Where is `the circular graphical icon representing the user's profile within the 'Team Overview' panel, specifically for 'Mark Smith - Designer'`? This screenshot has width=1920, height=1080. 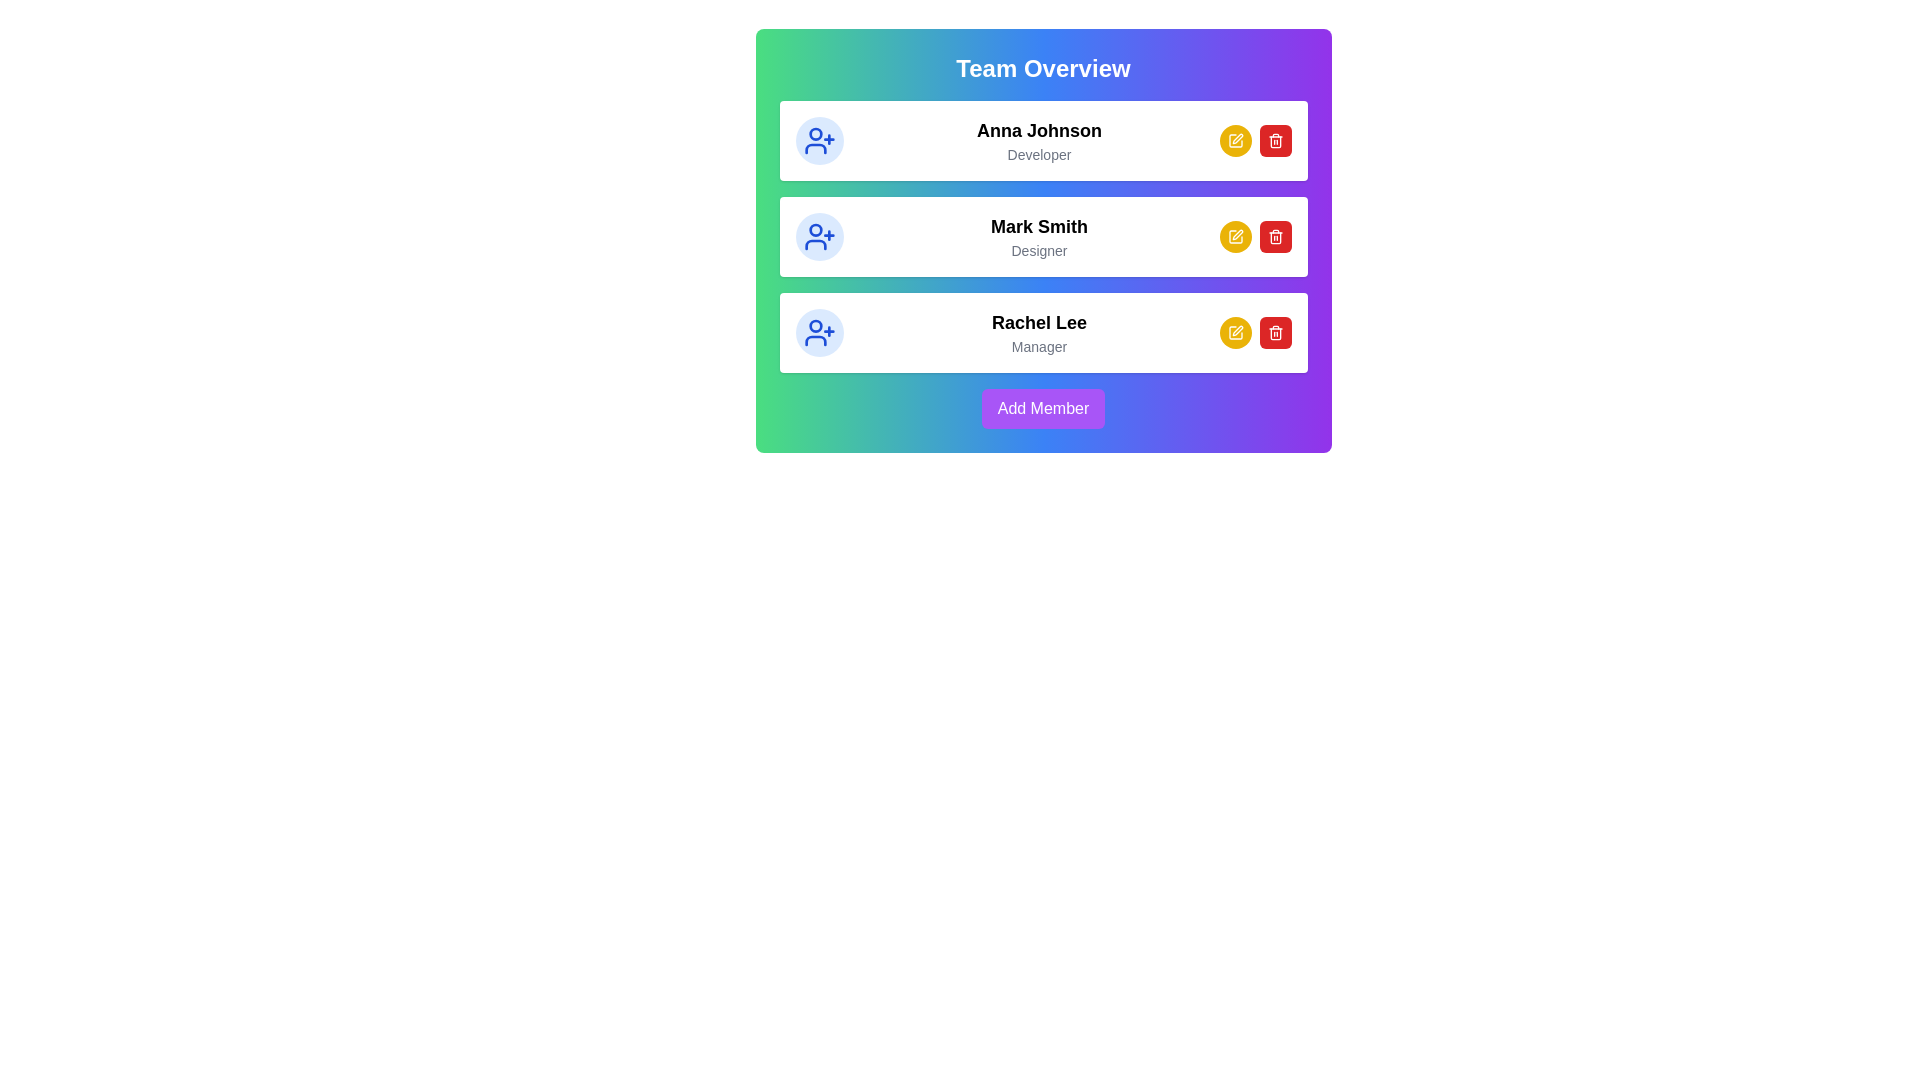 the circular graphical icon representing the user's profile within the 'Team Overview' panel, specifically for 'Mark Smith - Designer' is located at coordinates (815, 229).